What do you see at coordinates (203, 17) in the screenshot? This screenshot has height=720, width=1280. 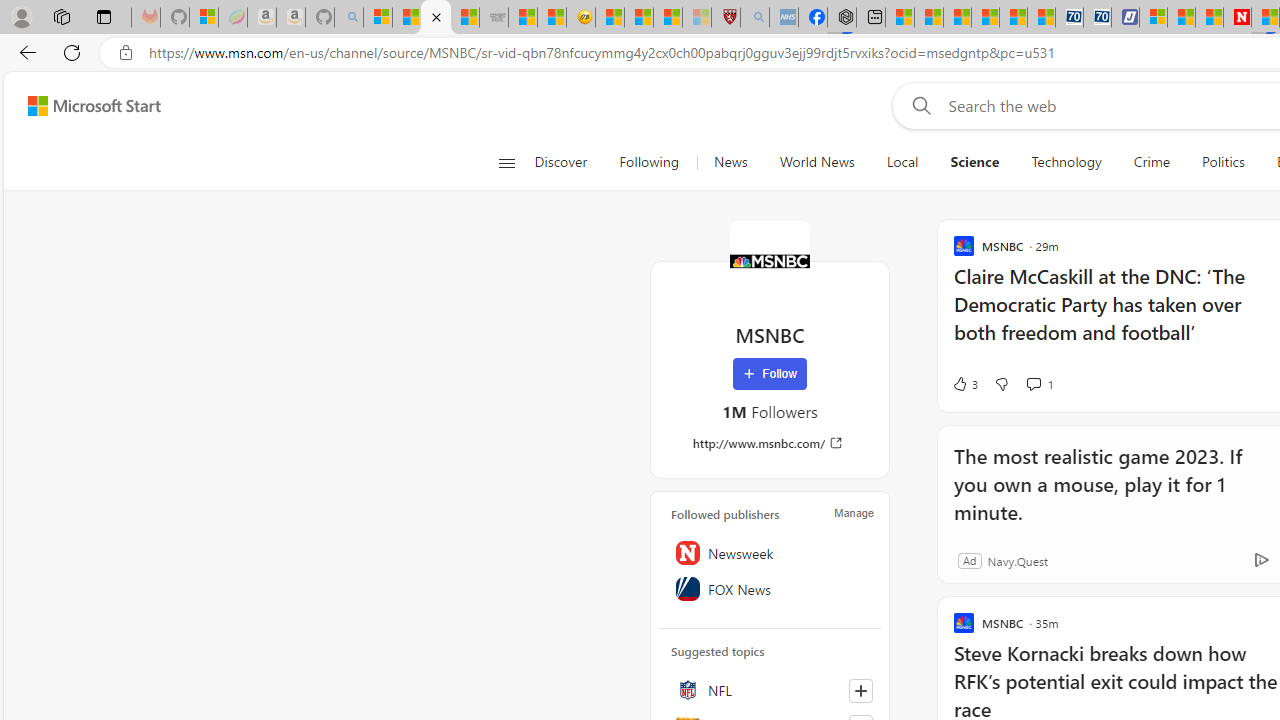 I see `'Microsoft-Report a Concern to Bing'` at bounding box center [203, 17].